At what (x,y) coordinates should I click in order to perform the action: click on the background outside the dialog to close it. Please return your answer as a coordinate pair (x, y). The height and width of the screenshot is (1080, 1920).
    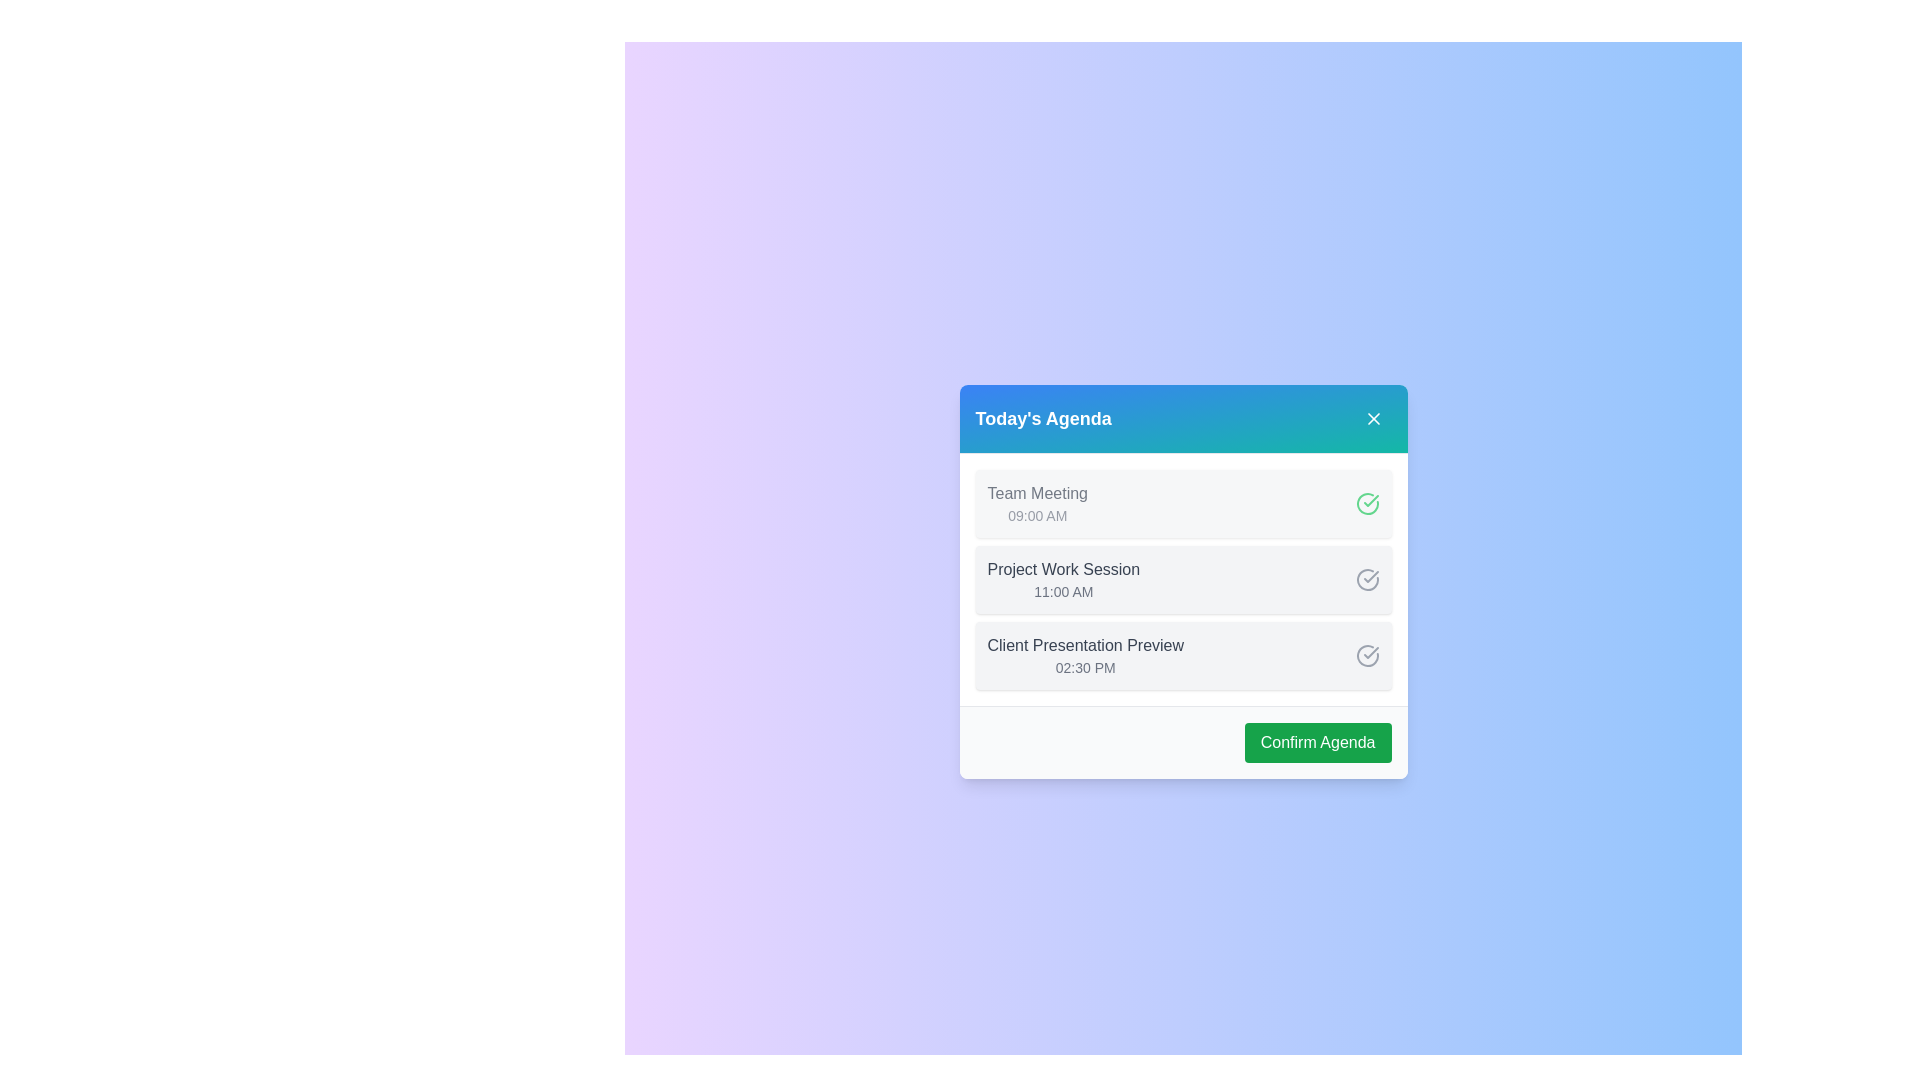
    Looking at the image, I should click on (499, 499).